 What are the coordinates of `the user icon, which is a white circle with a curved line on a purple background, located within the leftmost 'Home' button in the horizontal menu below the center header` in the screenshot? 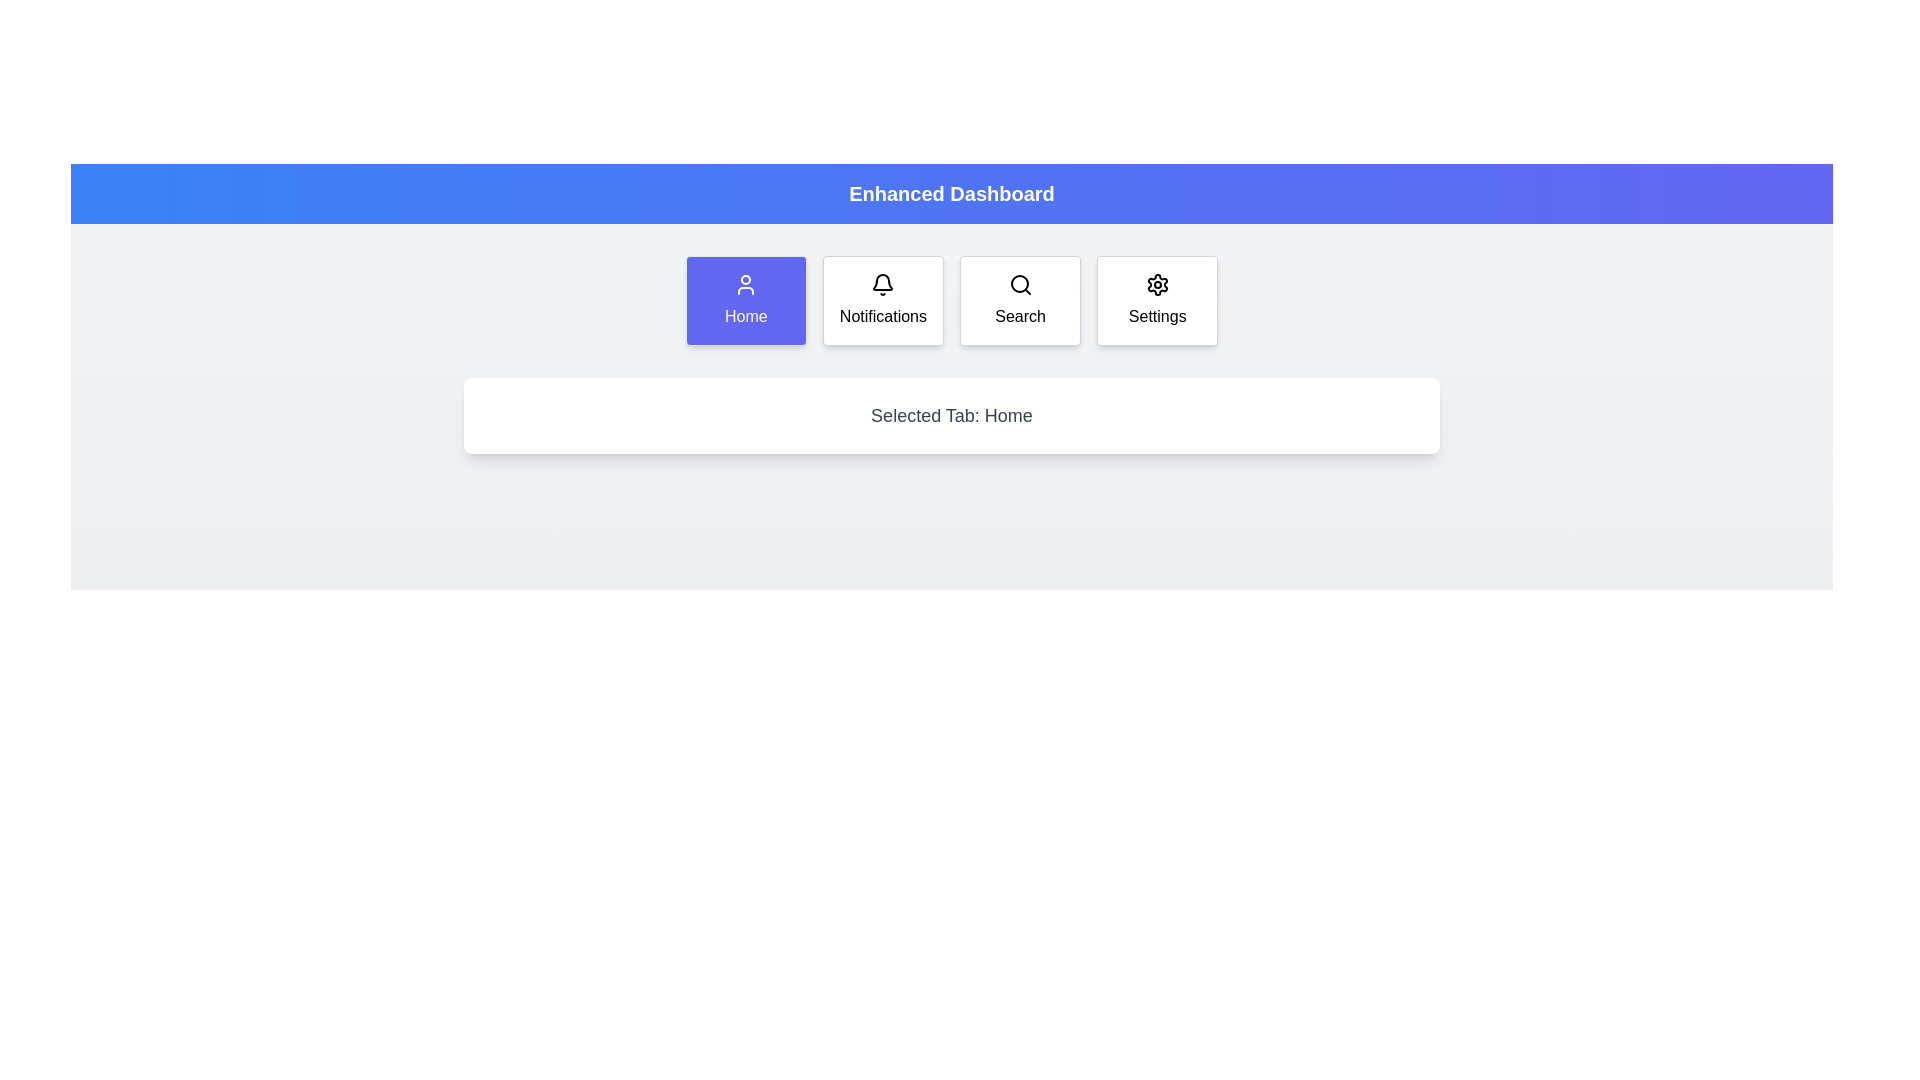 It's located at (745, 285).